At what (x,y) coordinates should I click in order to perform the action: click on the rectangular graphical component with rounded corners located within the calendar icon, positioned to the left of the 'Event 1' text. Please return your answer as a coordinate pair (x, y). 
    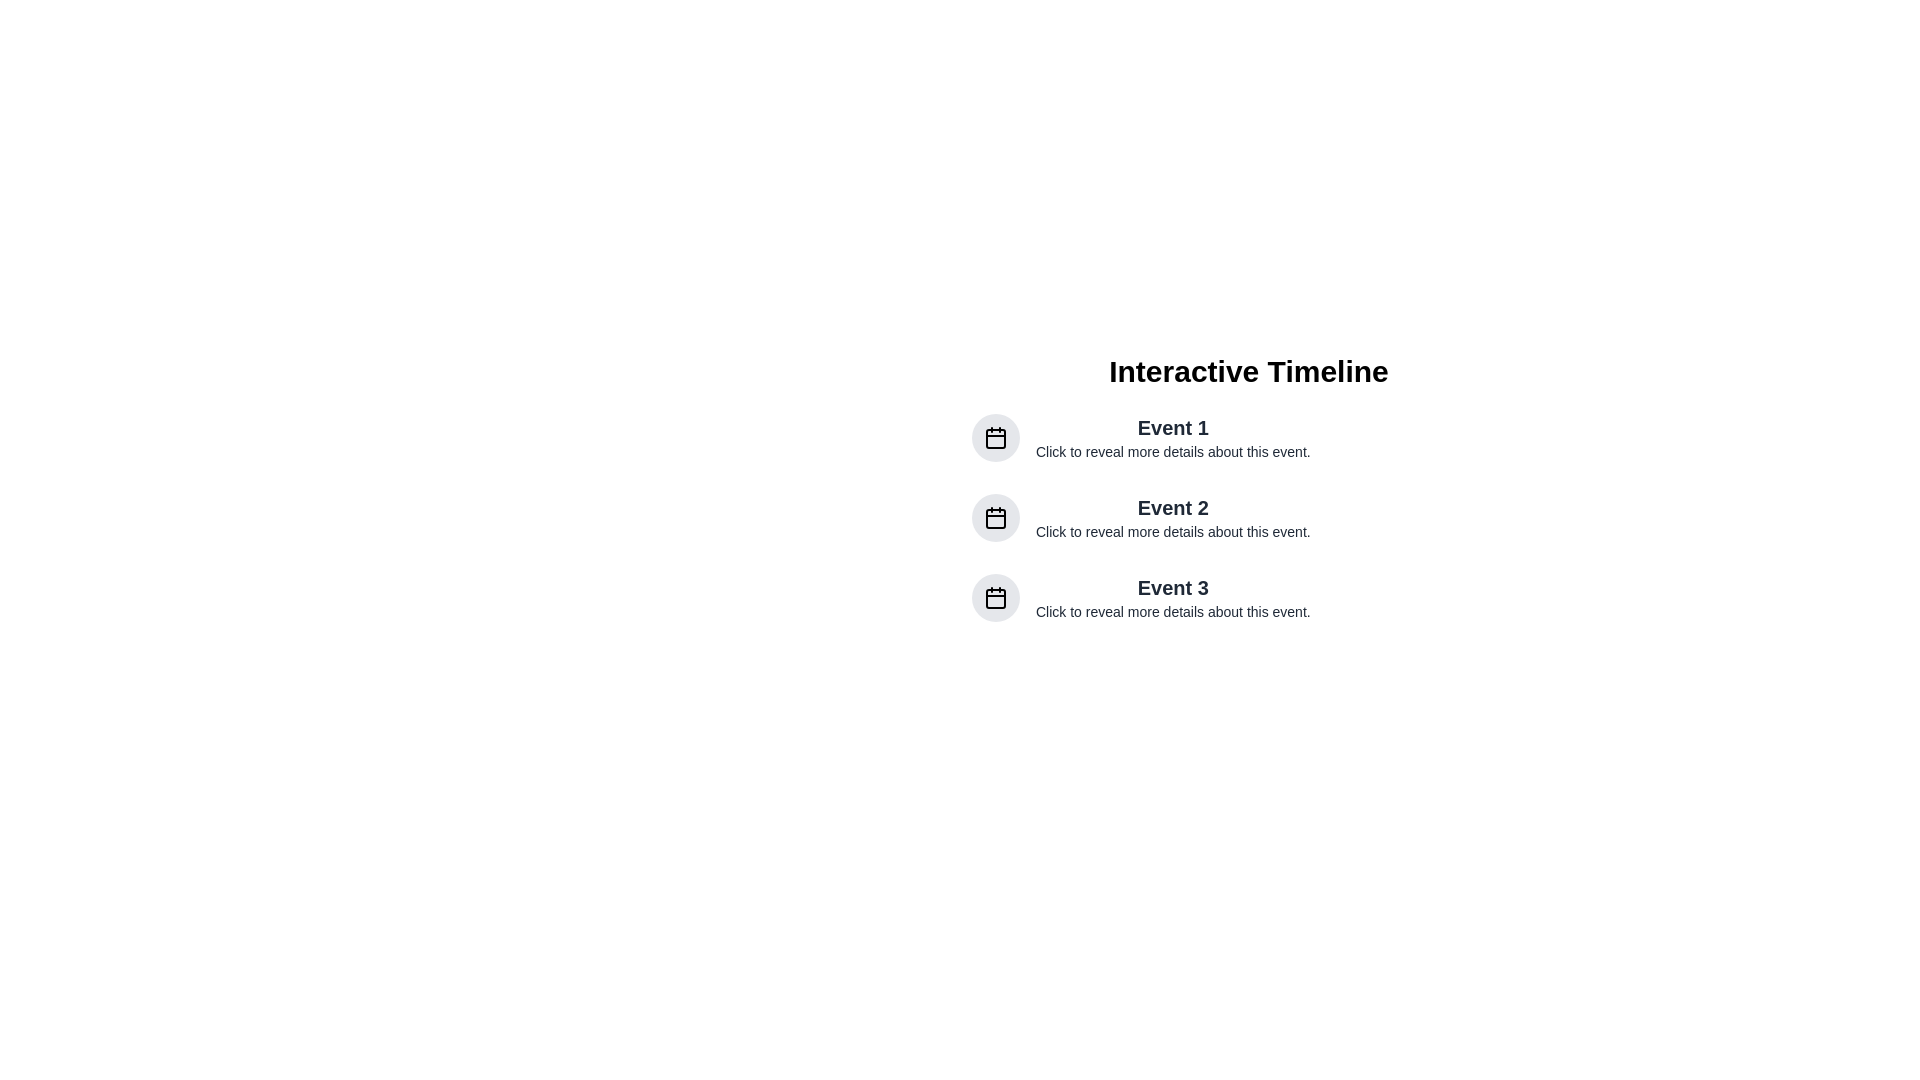
    Looking at the image, I should click on (996, 438).